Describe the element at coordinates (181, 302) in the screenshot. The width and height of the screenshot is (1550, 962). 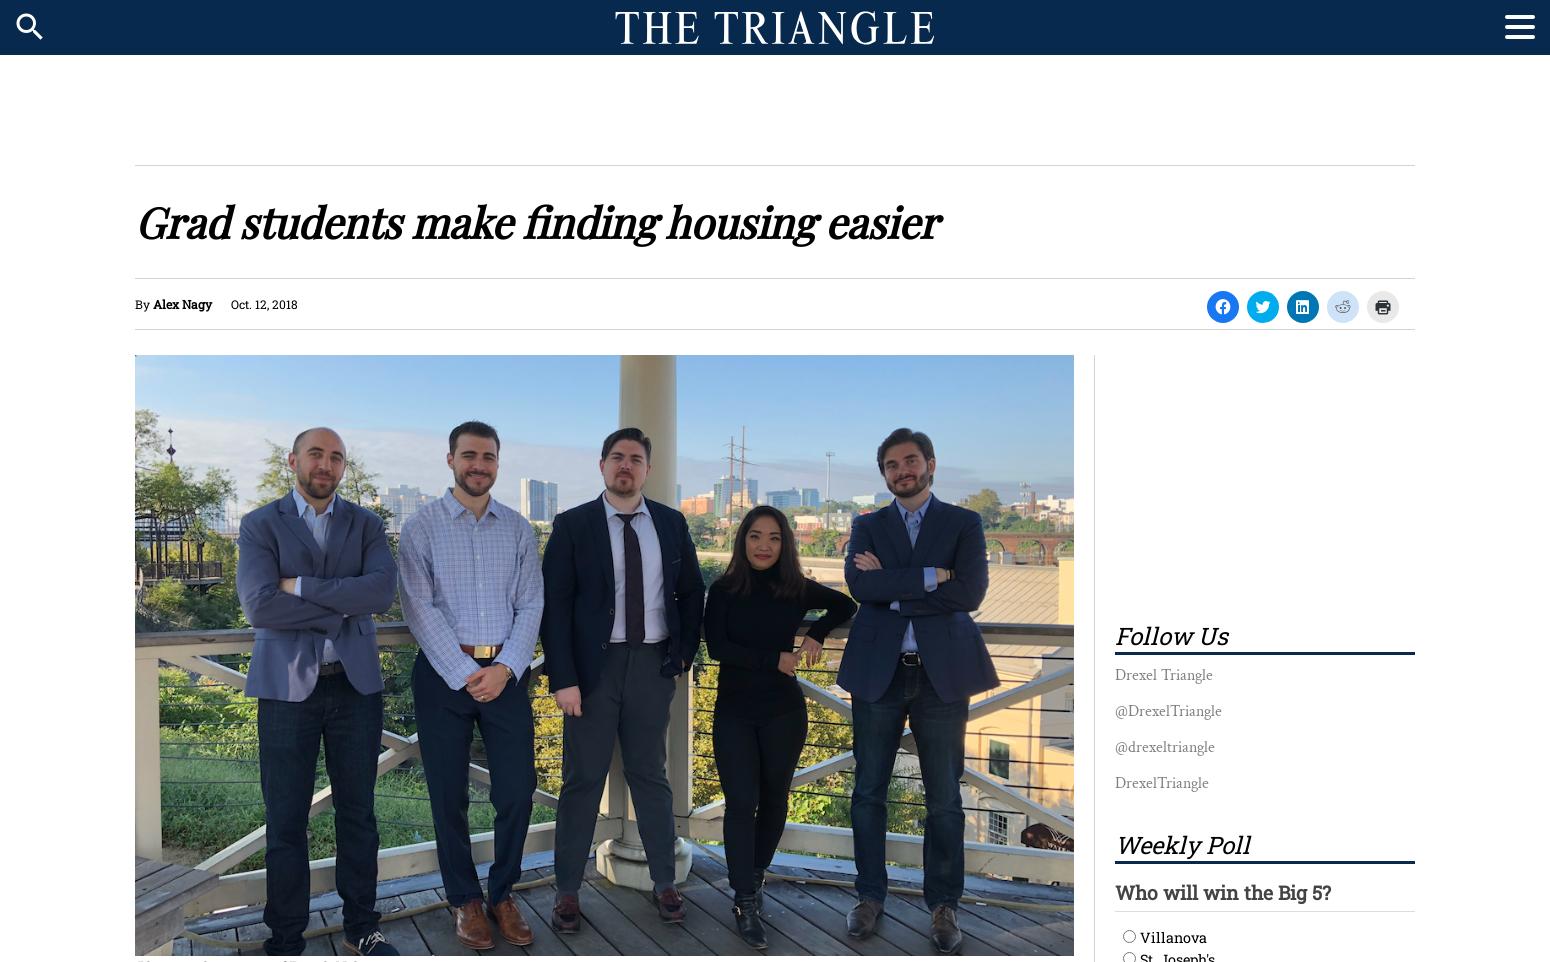
I see `'Alex Nagy'` at that location.